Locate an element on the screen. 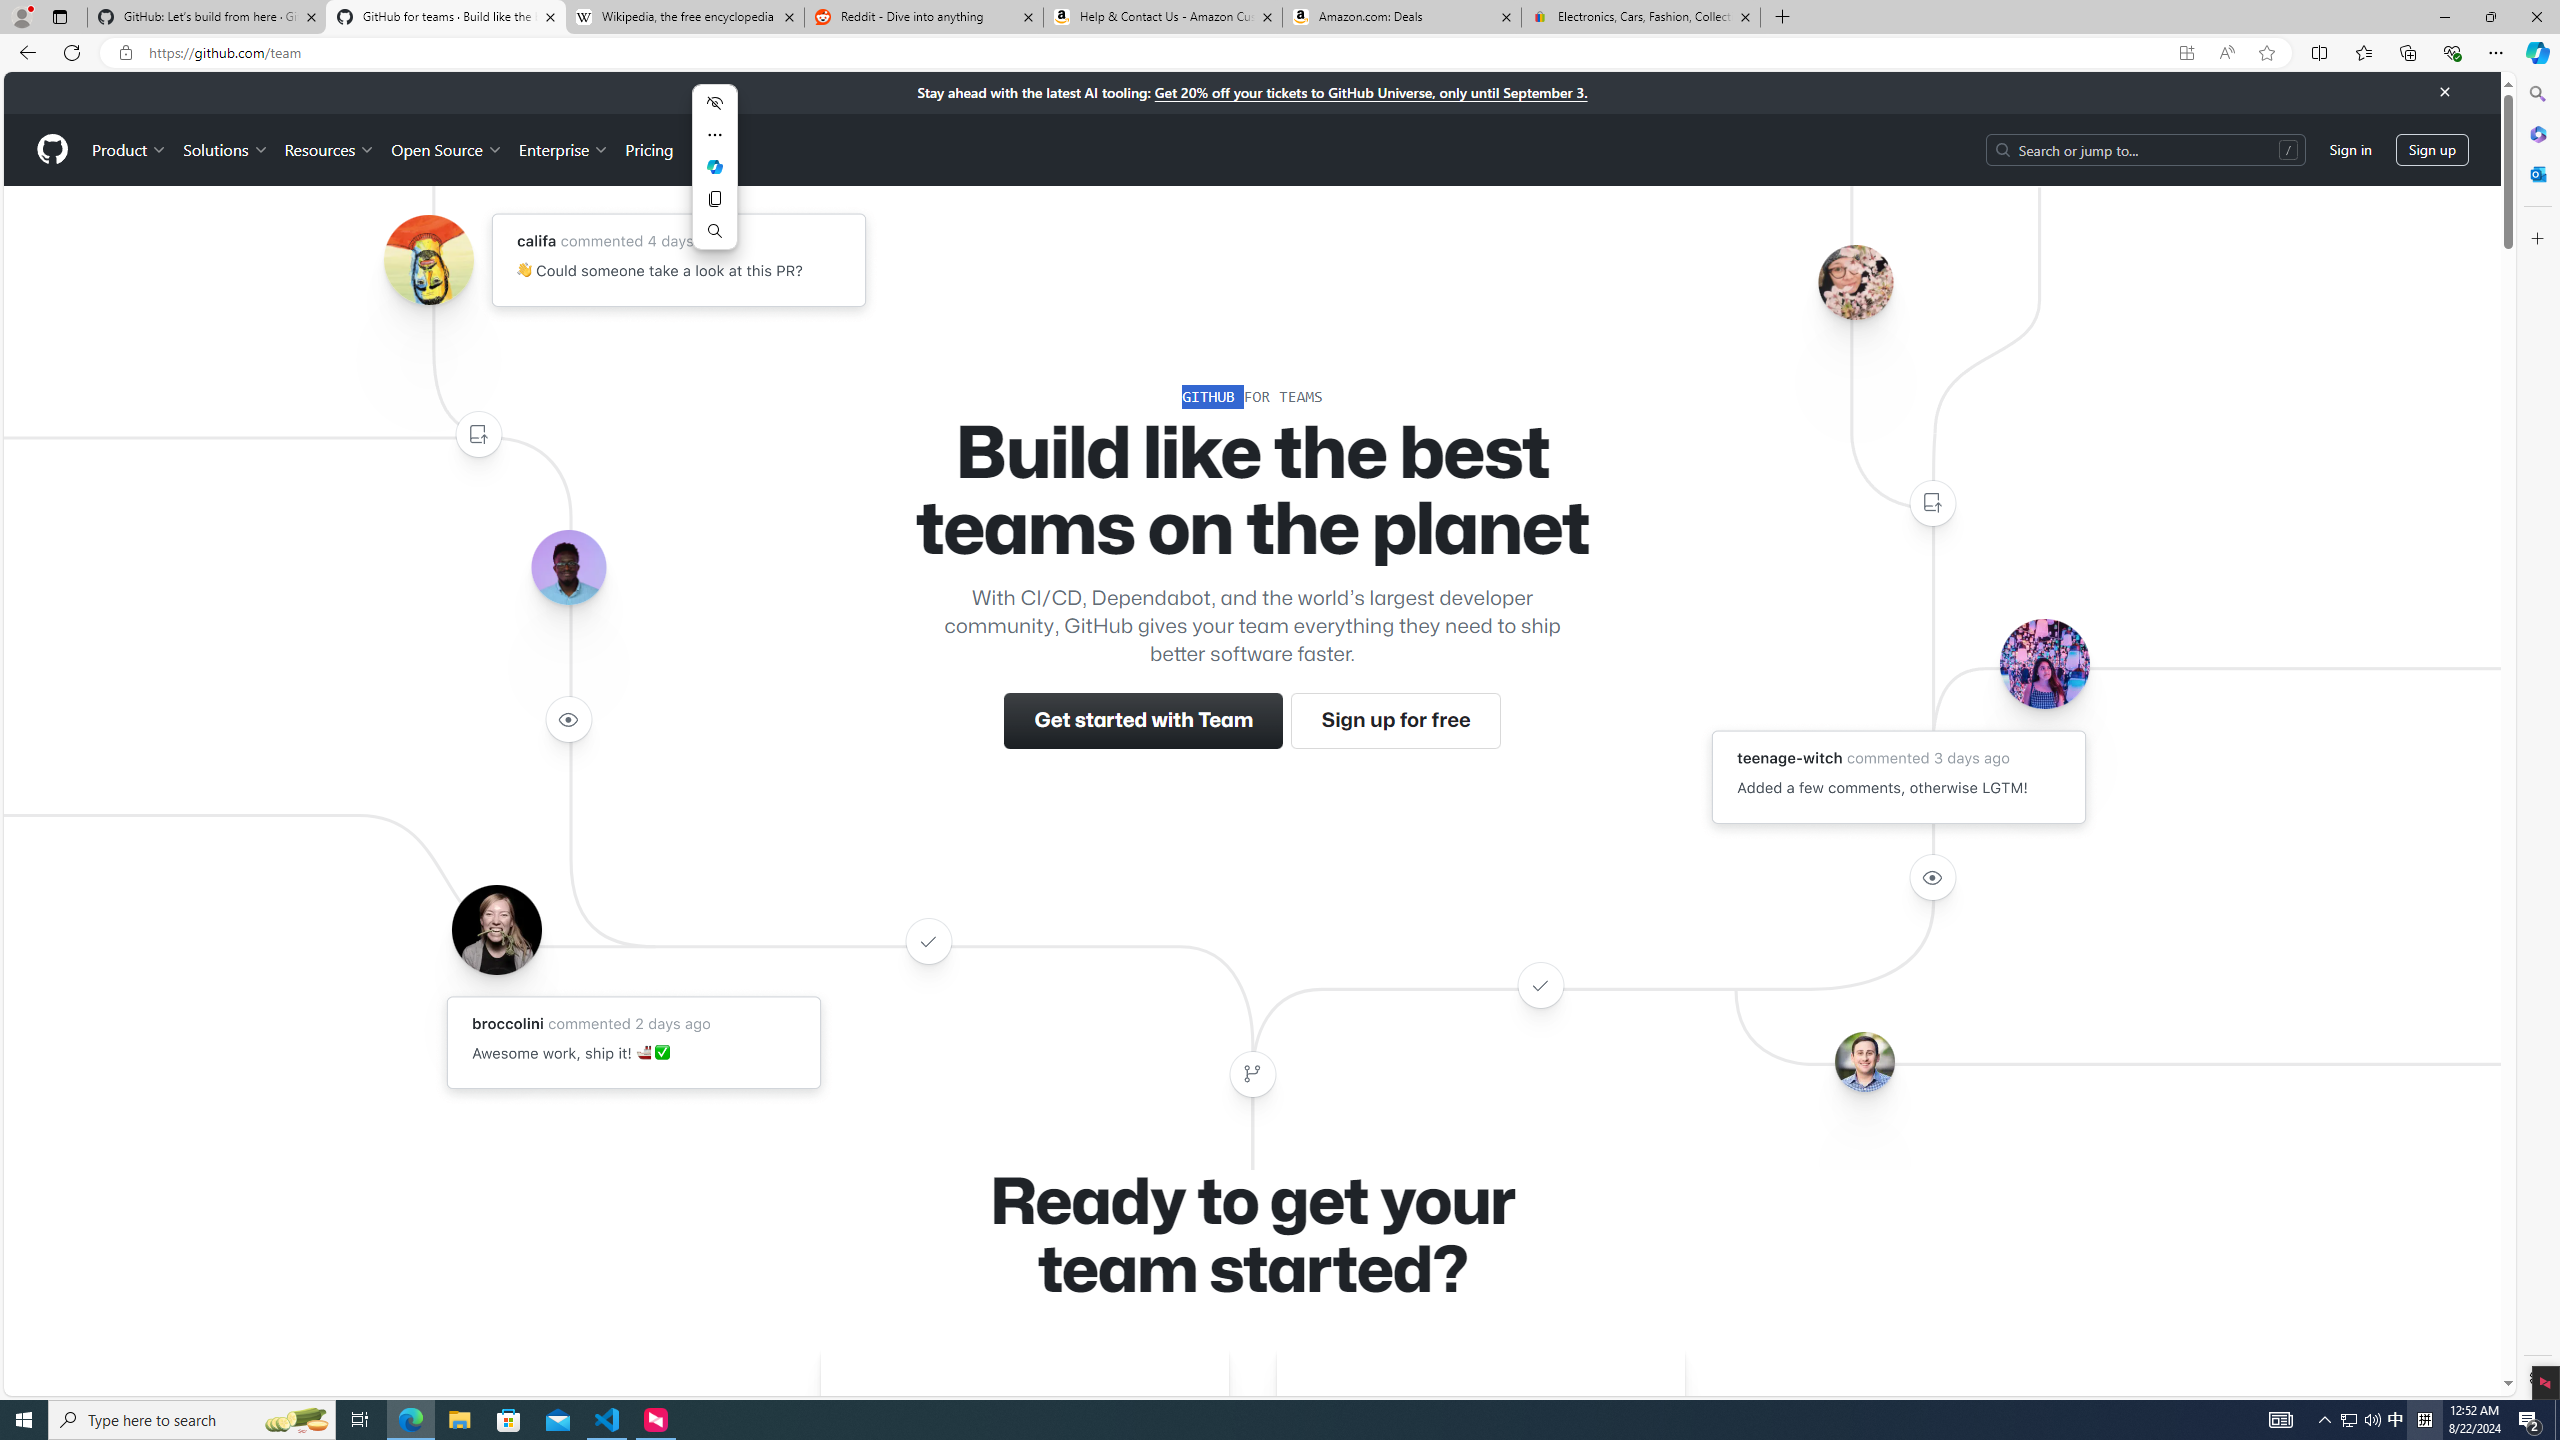 The width and height of the screenshot is (2560, 1440). 'Product' is located at coordinates (130, 149).